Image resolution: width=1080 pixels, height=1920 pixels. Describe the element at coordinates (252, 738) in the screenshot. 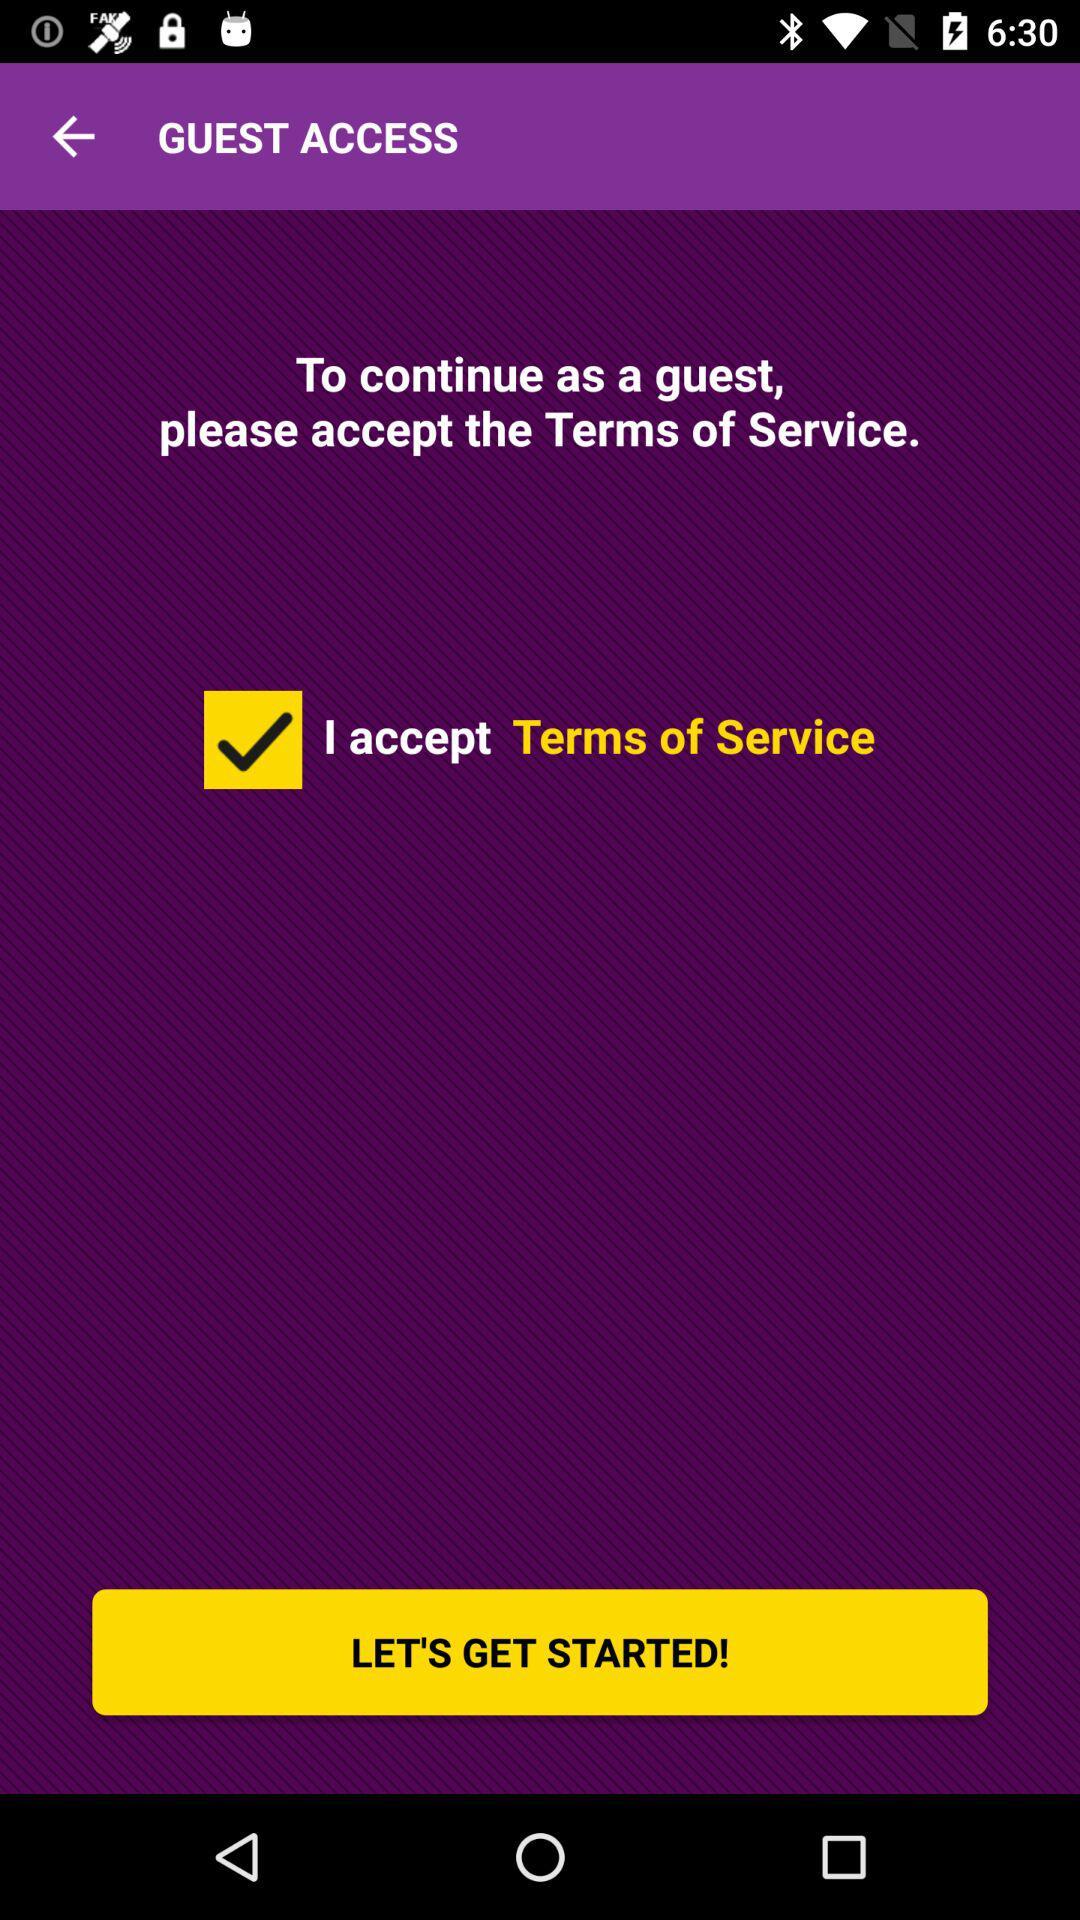

I see `the icon on the left` at that location.